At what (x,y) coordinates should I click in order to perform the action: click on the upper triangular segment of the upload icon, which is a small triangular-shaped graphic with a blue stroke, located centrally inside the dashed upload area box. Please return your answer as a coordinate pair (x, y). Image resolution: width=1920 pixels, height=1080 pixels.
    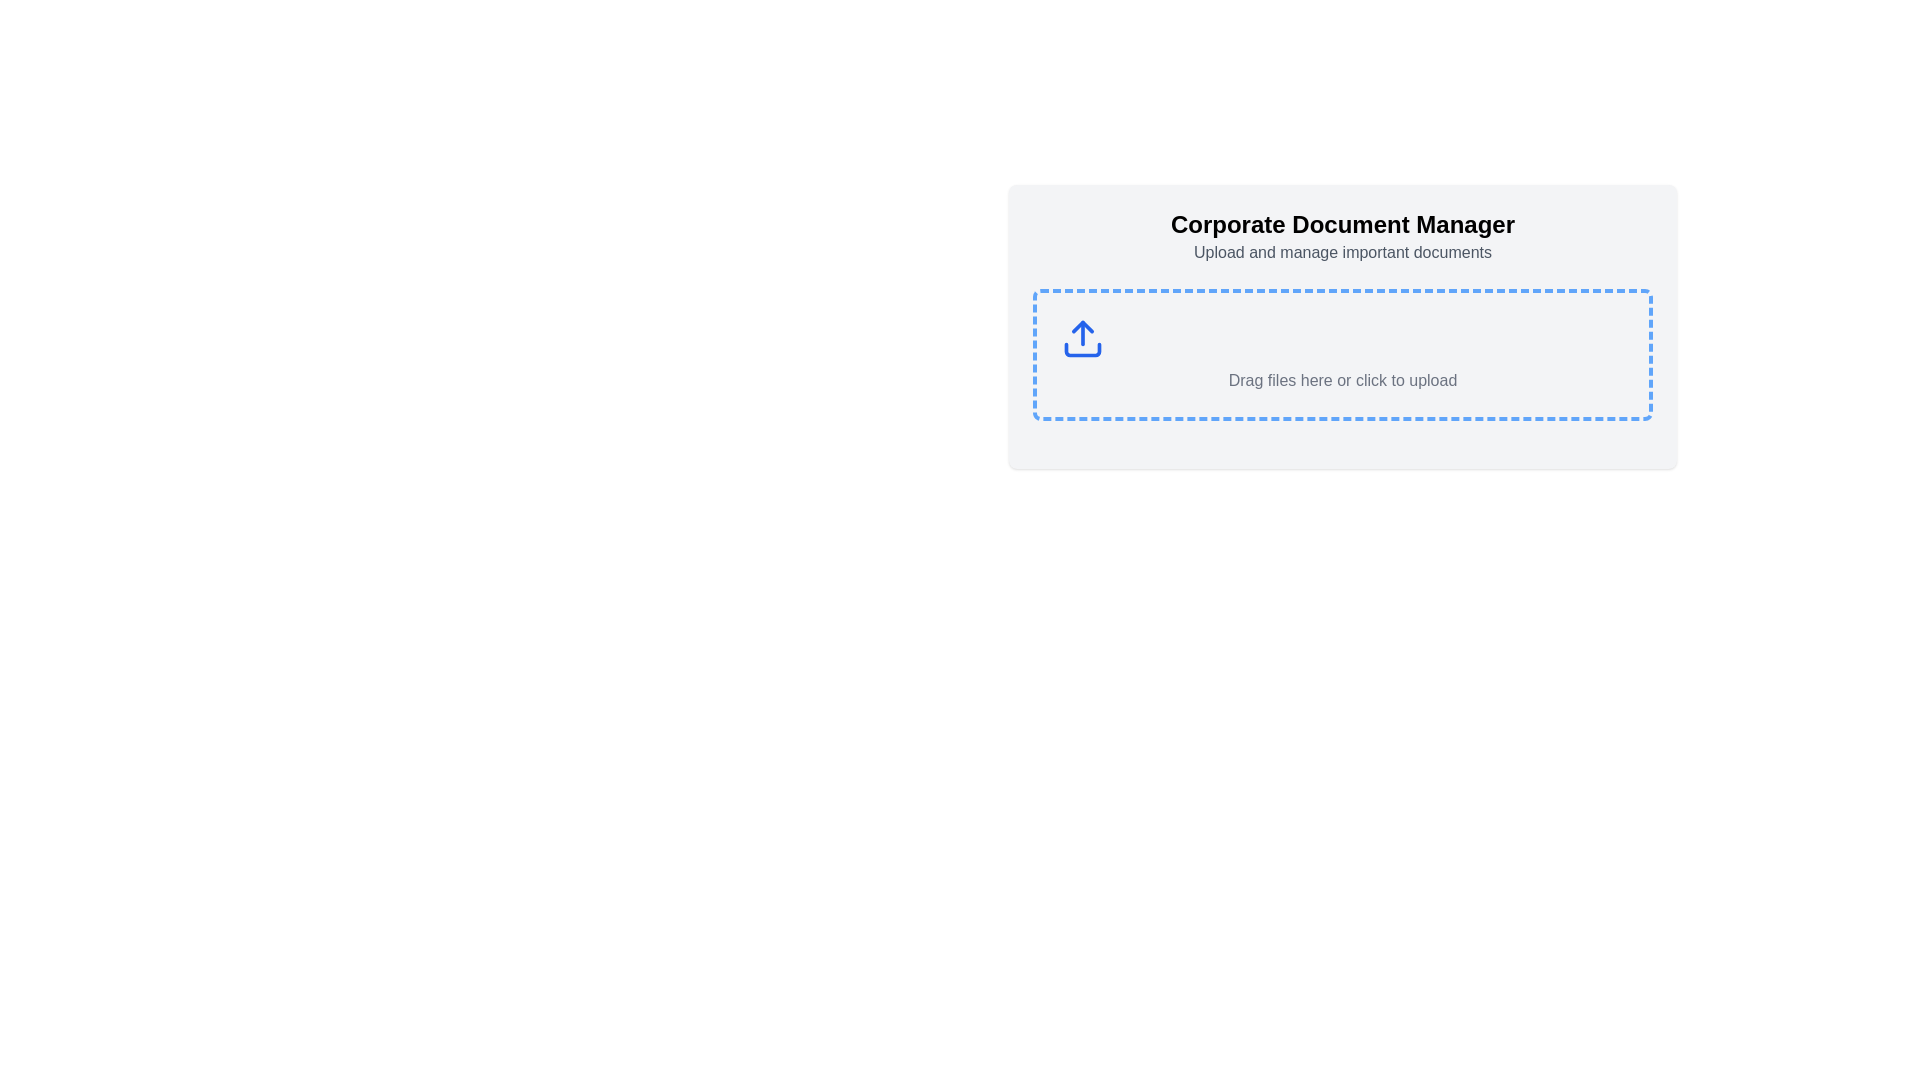
    Looking at the image, I should click on (1082, 326).